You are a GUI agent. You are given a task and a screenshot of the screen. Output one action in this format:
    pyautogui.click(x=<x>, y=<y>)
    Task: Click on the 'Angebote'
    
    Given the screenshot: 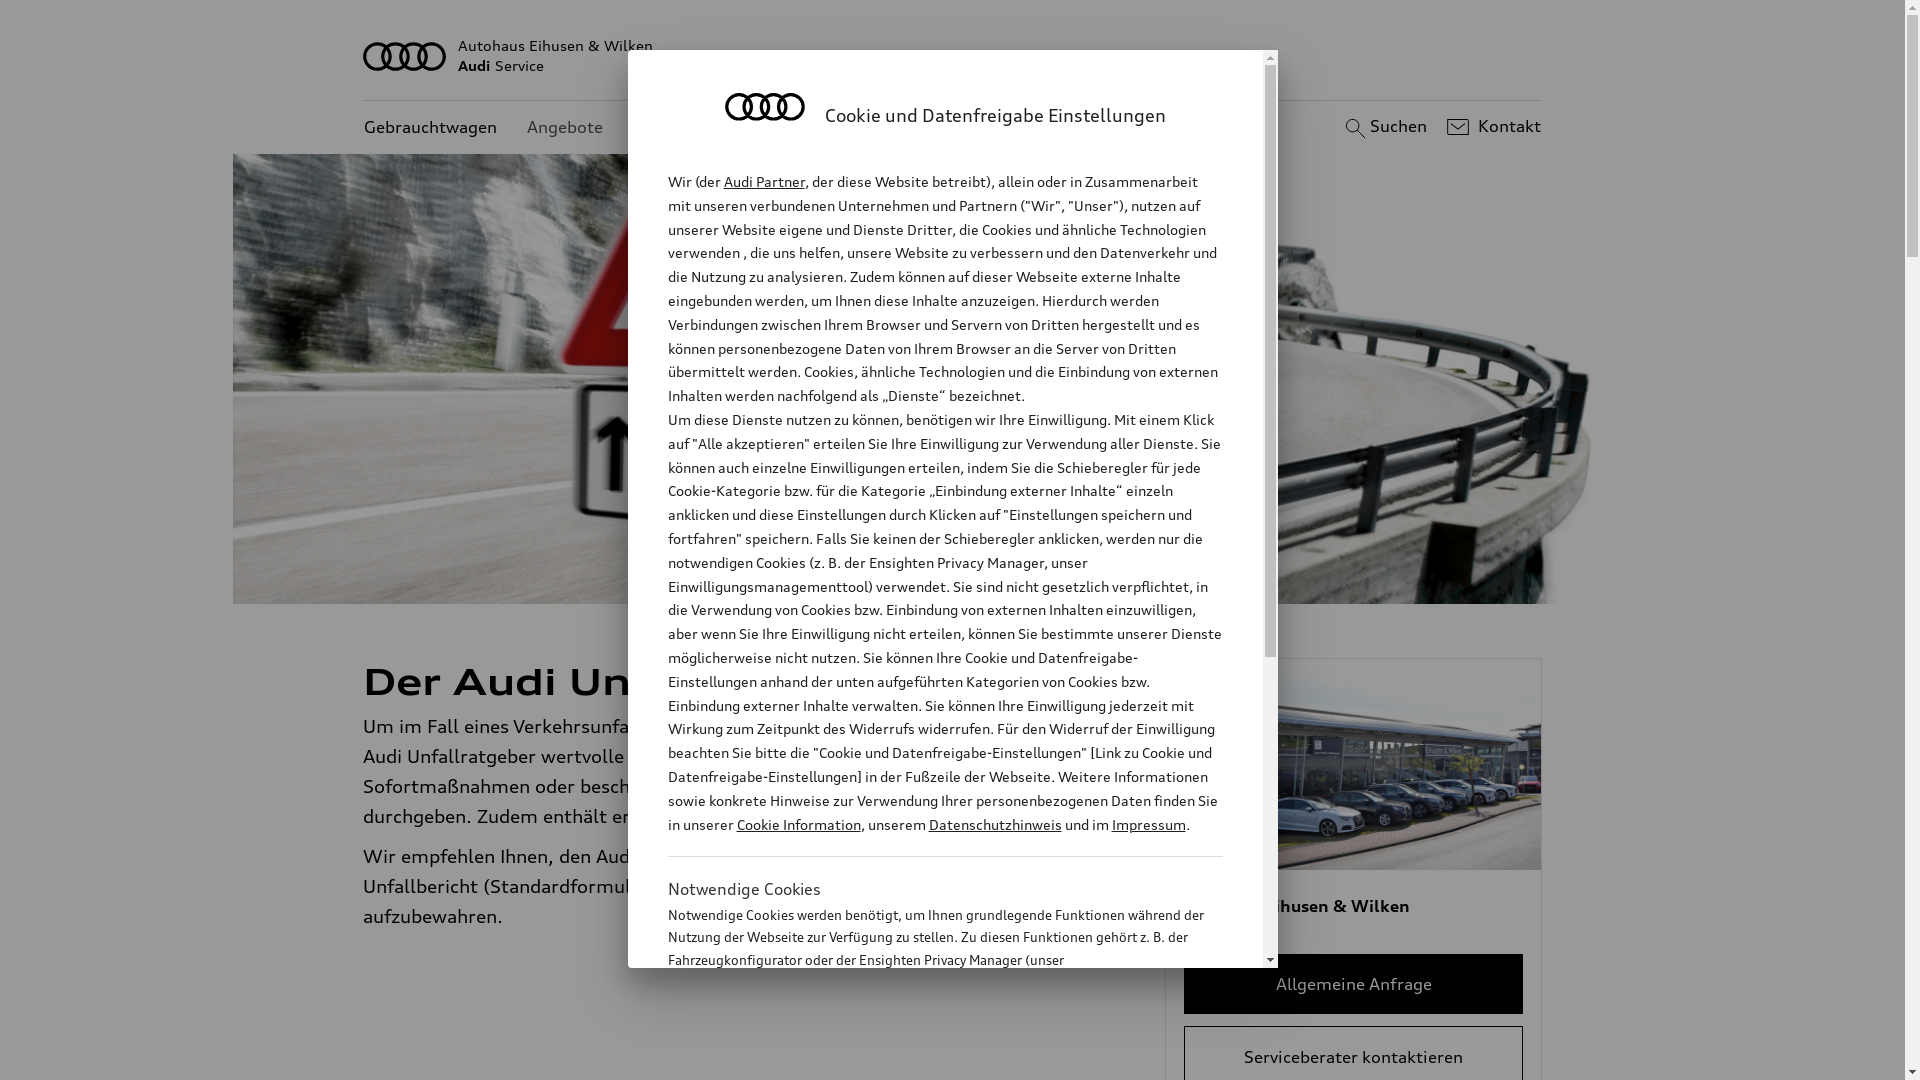 What is the action you would take?
    pyautogui.click(x=564, y=127)
    